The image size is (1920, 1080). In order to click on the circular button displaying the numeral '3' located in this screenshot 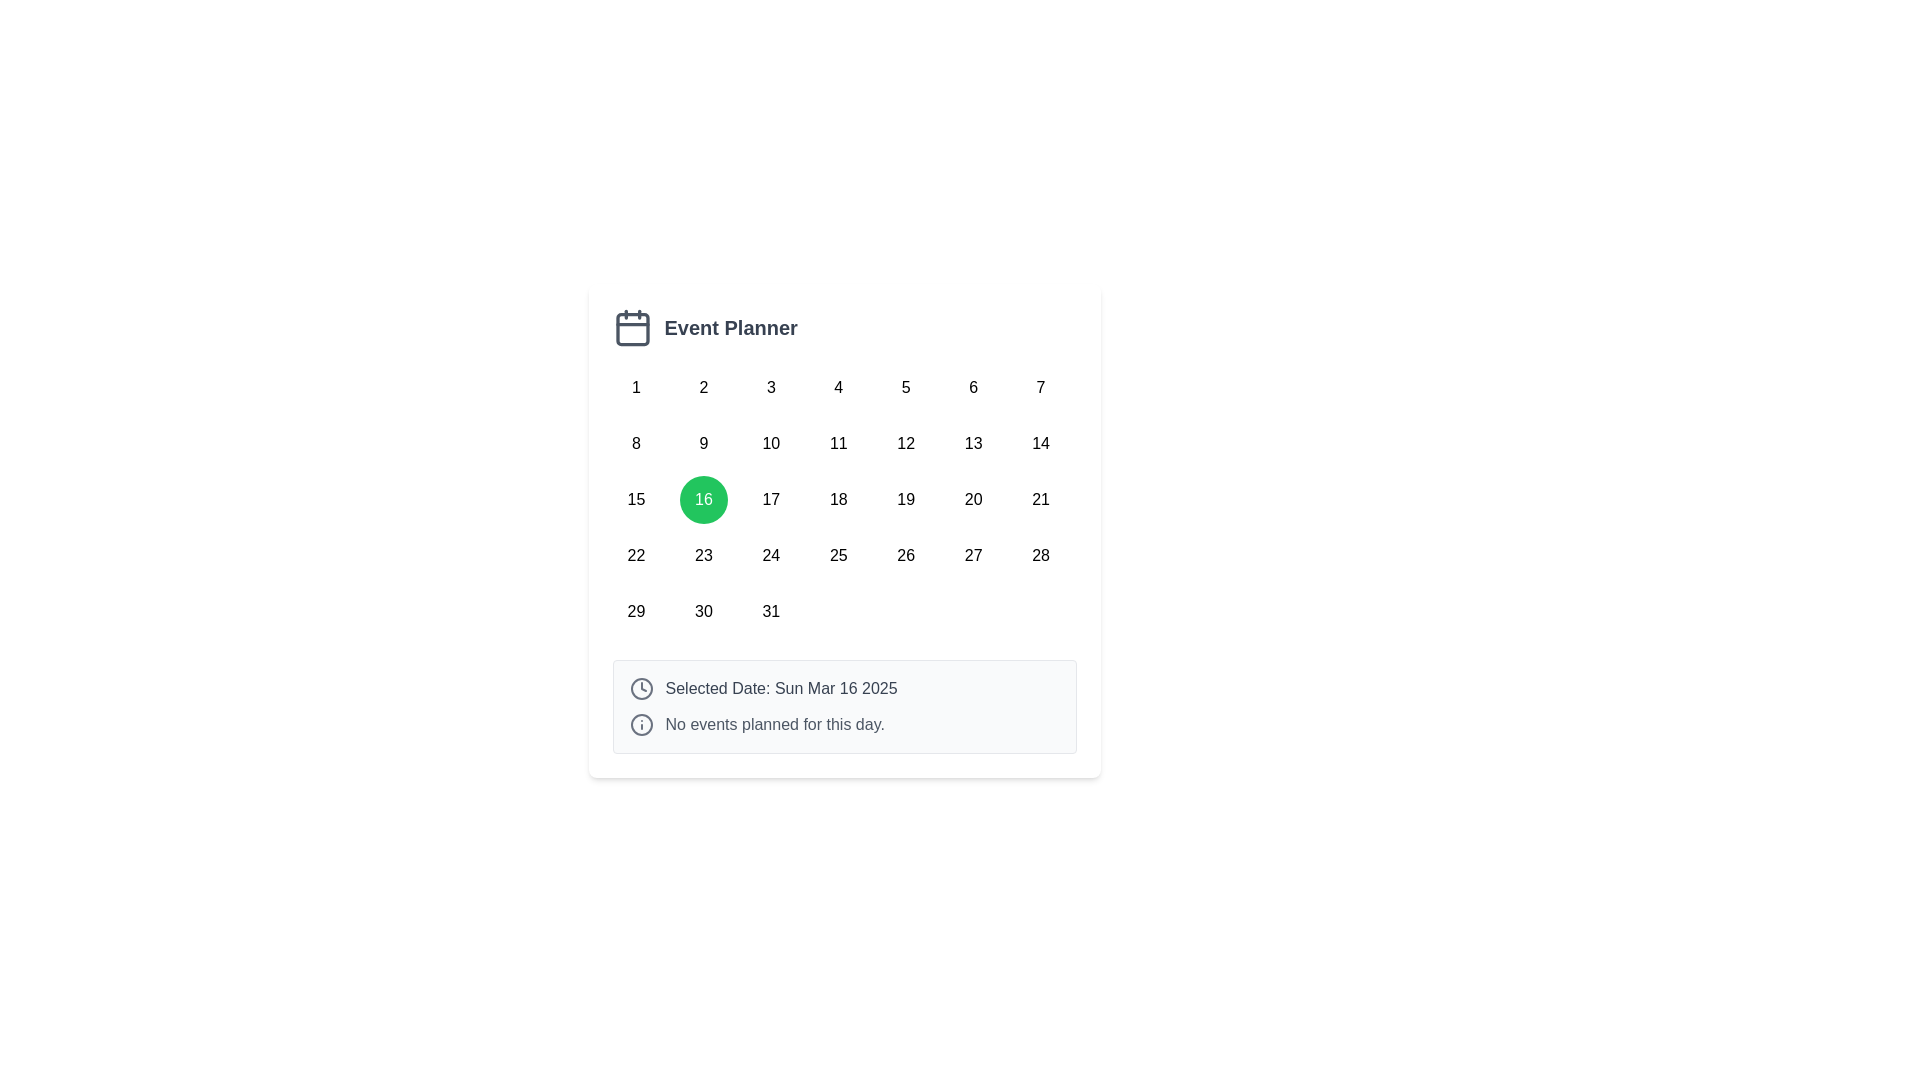, I will do `click(770, 388)`.